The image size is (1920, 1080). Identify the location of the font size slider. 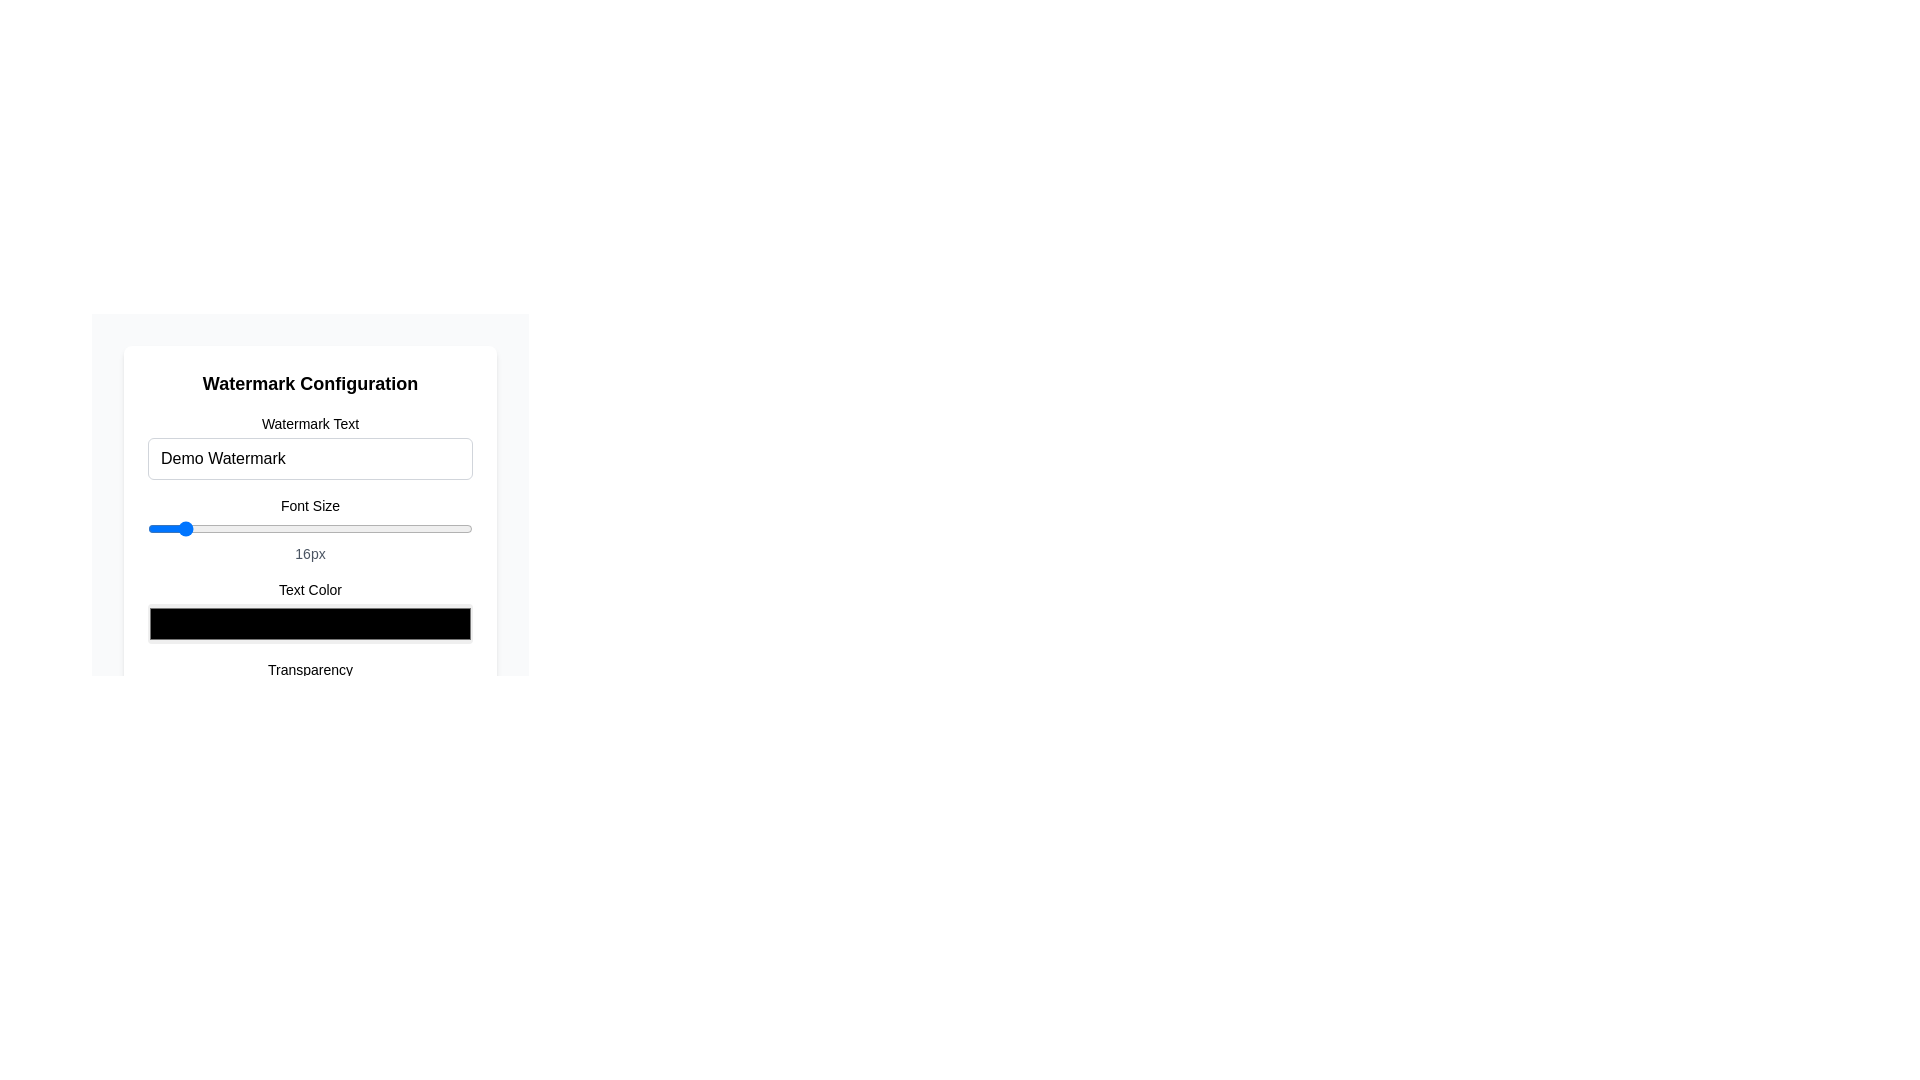
(277, 527).